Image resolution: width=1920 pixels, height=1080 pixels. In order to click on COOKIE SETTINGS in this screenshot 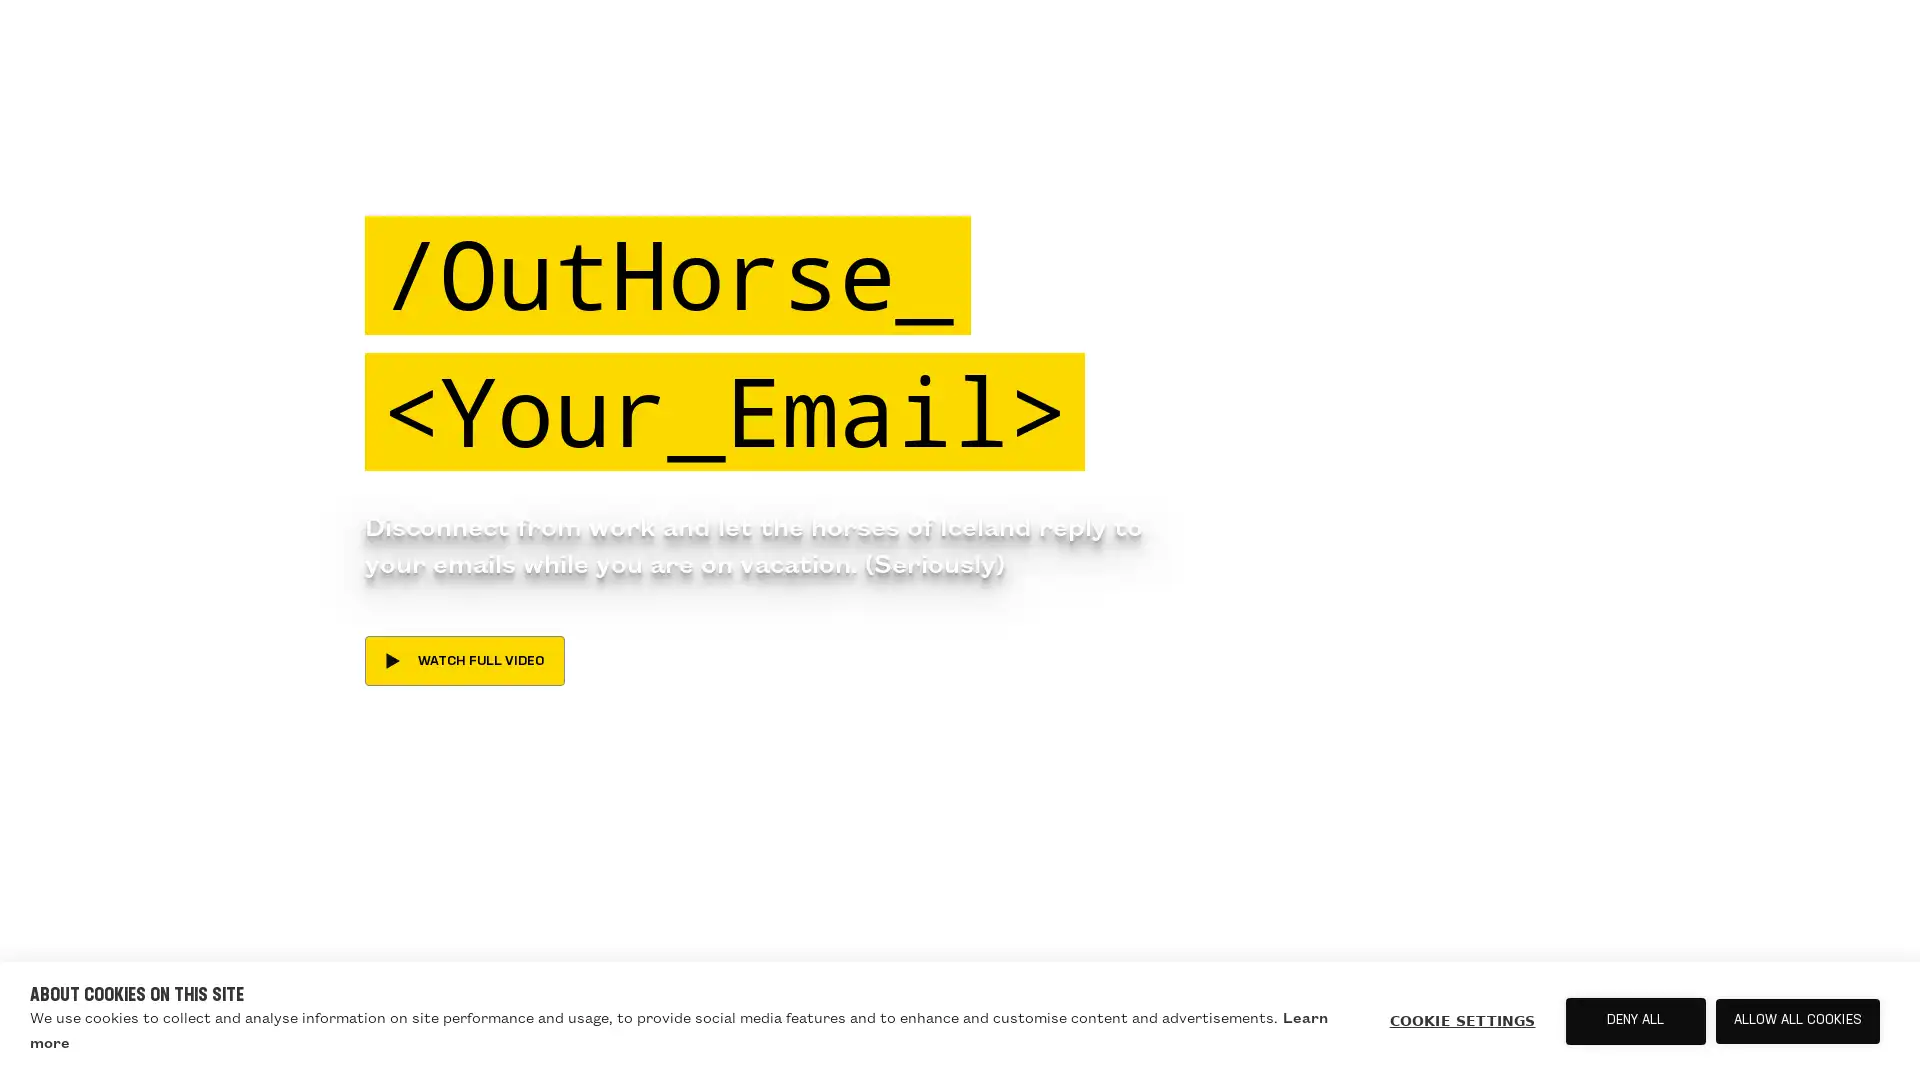, I will do `click(1462, 1020)`.